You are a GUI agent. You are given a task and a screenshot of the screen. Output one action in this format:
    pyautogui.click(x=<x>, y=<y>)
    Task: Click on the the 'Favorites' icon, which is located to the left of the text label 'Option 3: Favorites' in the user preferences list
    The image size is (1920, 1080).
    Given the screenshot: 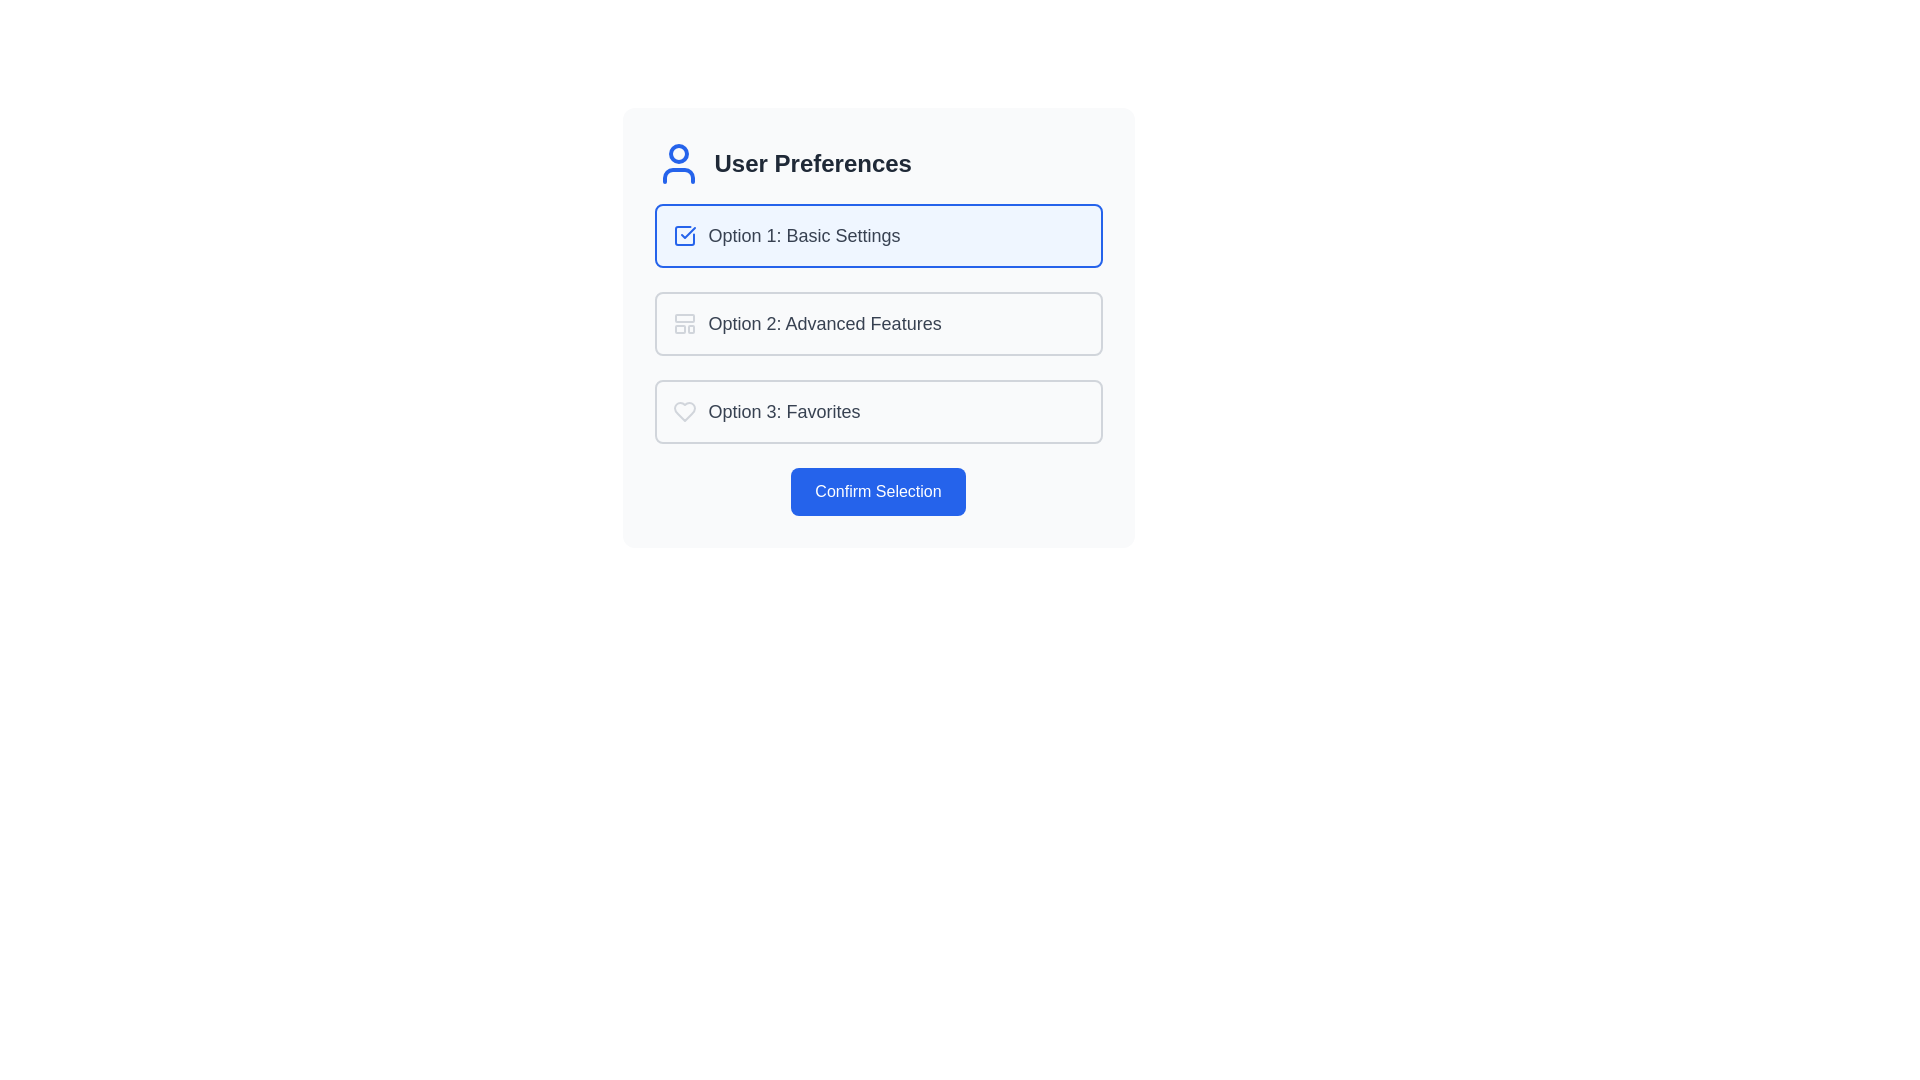 What is the action you would take?
    pyautogui.click(x=684, y=411)
    